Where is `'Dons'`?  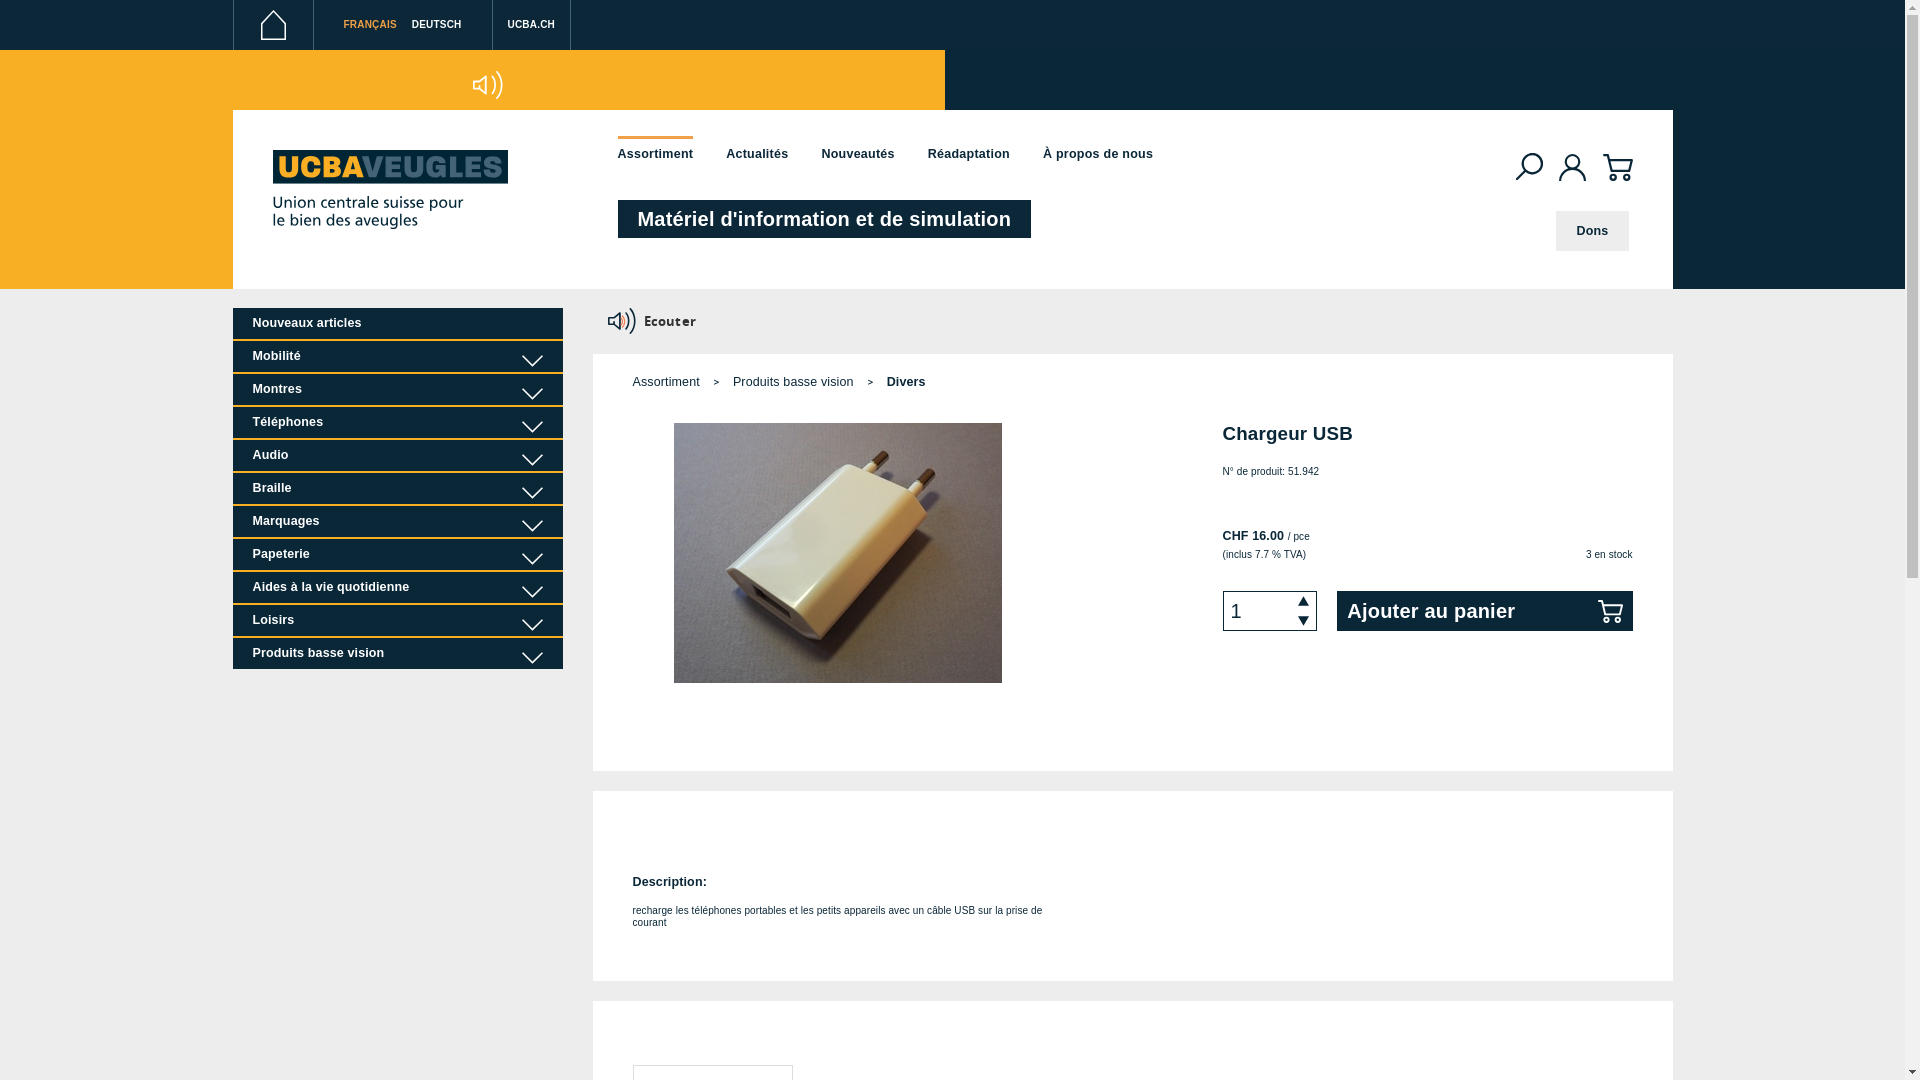
'Dons' is located at coordinates (1591, 230).